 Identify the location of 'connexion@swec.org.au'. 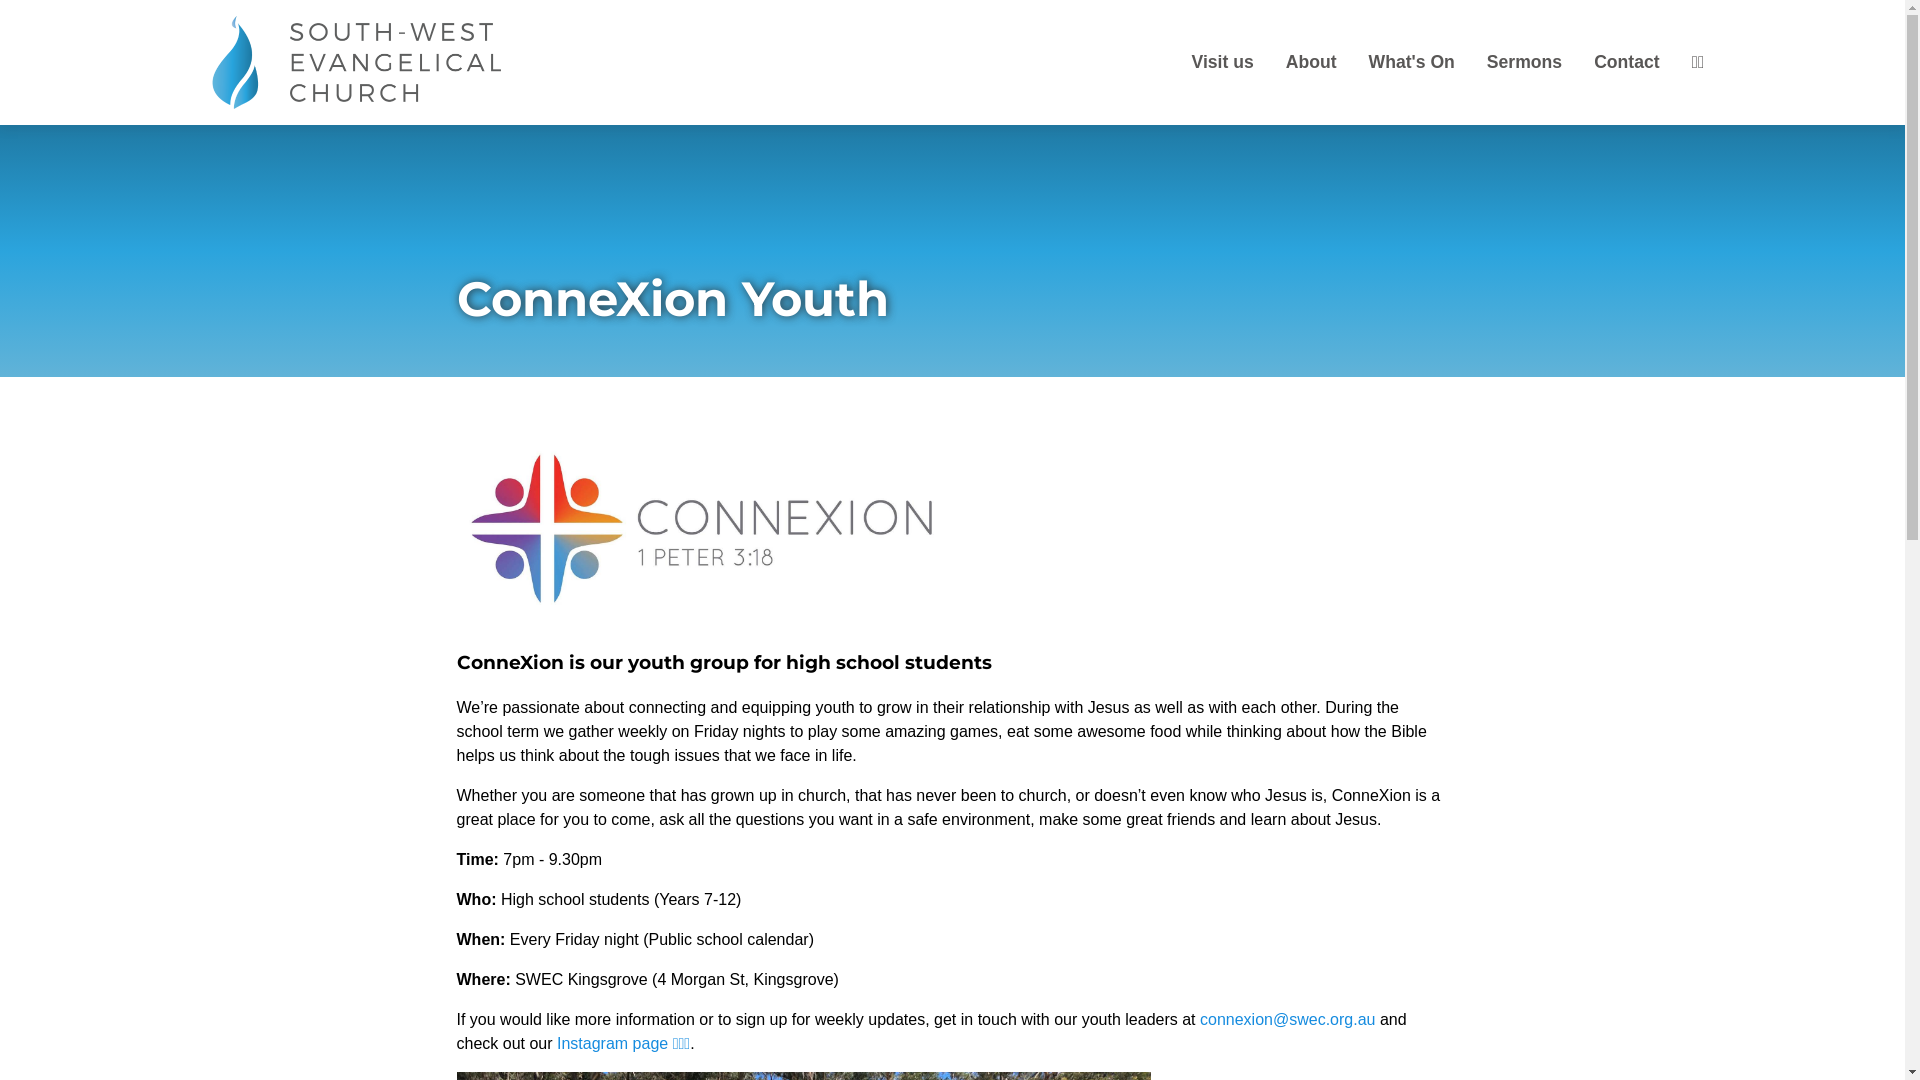
(1287, 1019).